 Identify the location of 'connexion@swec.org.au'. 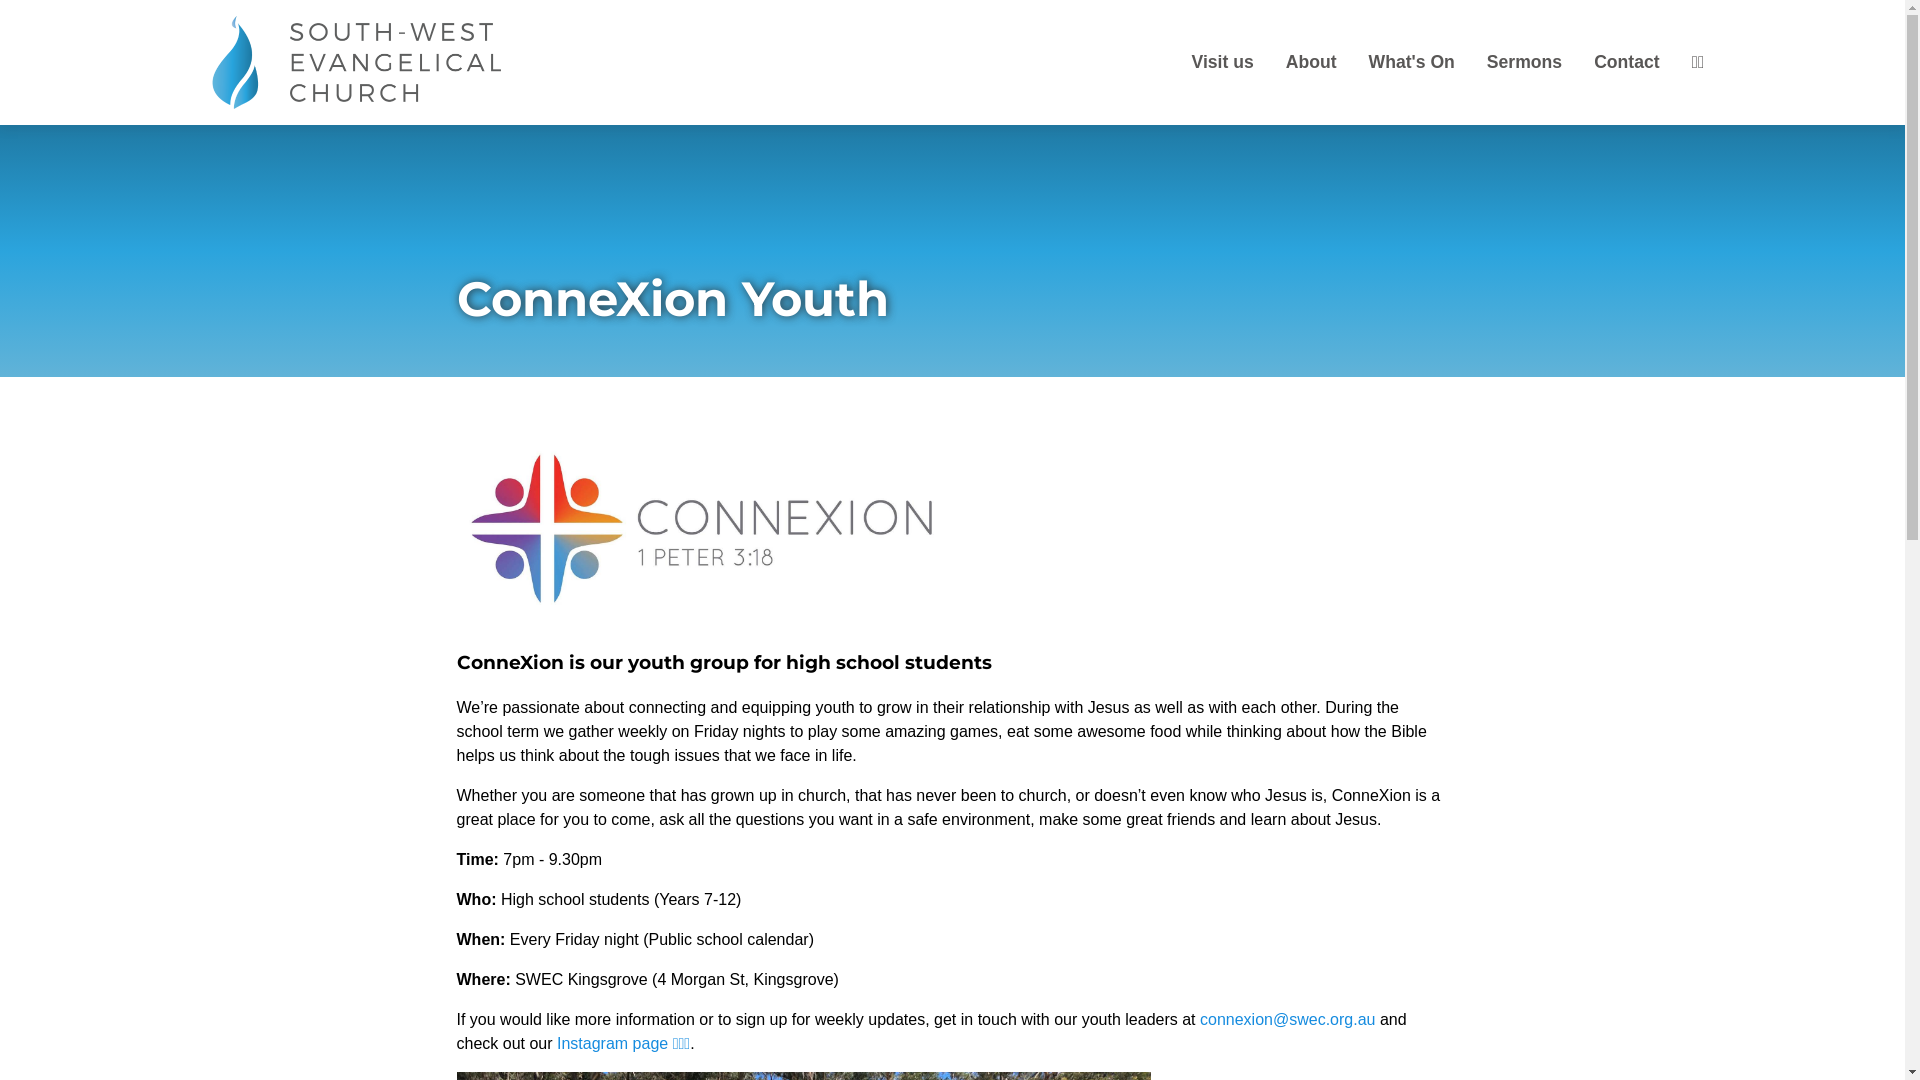
(1287, 1019).